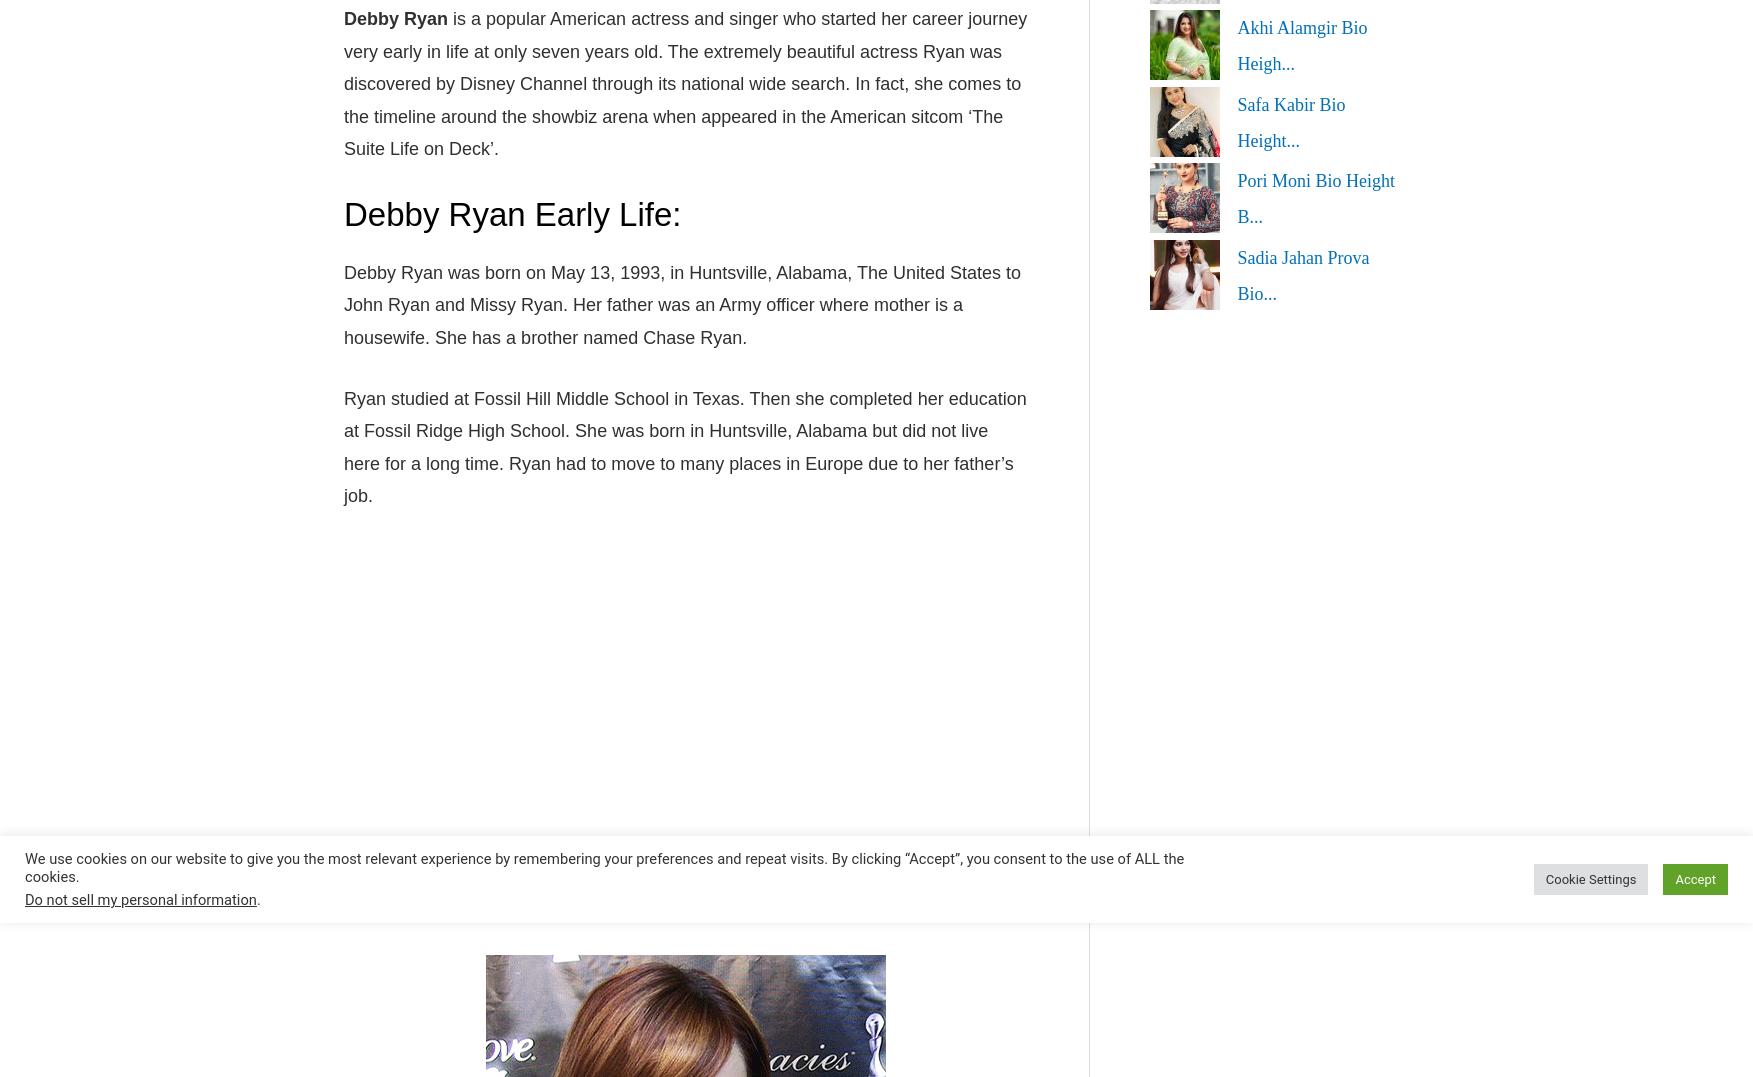 The width and height of the screenshot is (1753, 1077). Describe the element at coordinates (603, 866) in the screenshot. I see `'We use cookies on our website to give you the most relevant experience by remembering your preferences and repeat visits. By clicking “Accept”, you consent to the use of ALL the cookies.'` at that location.